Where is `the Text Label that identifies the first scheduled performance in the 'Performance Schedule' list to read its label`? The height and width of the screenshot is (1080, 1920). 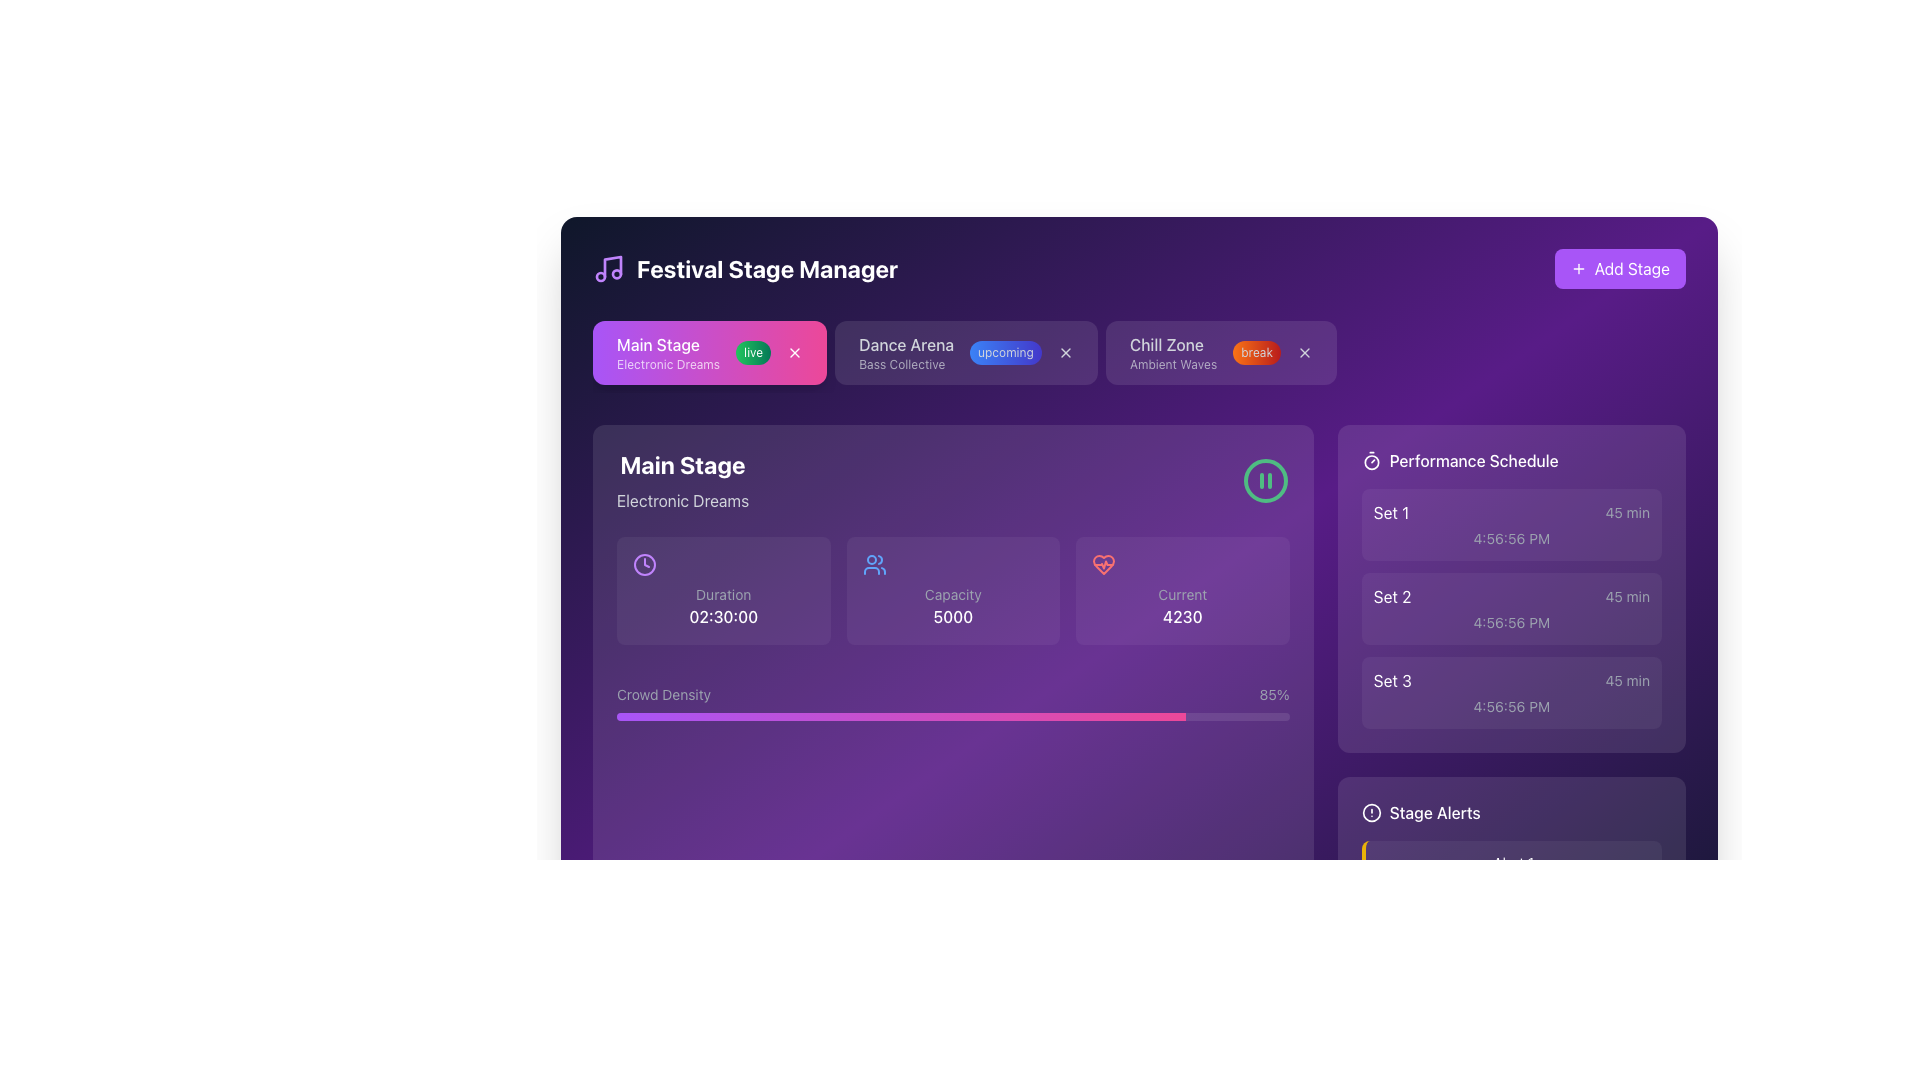 the Text Label that identifies the first scheduled performance in the 'Performance Schedule' list to read its label is located at coordinates (1390, 512).